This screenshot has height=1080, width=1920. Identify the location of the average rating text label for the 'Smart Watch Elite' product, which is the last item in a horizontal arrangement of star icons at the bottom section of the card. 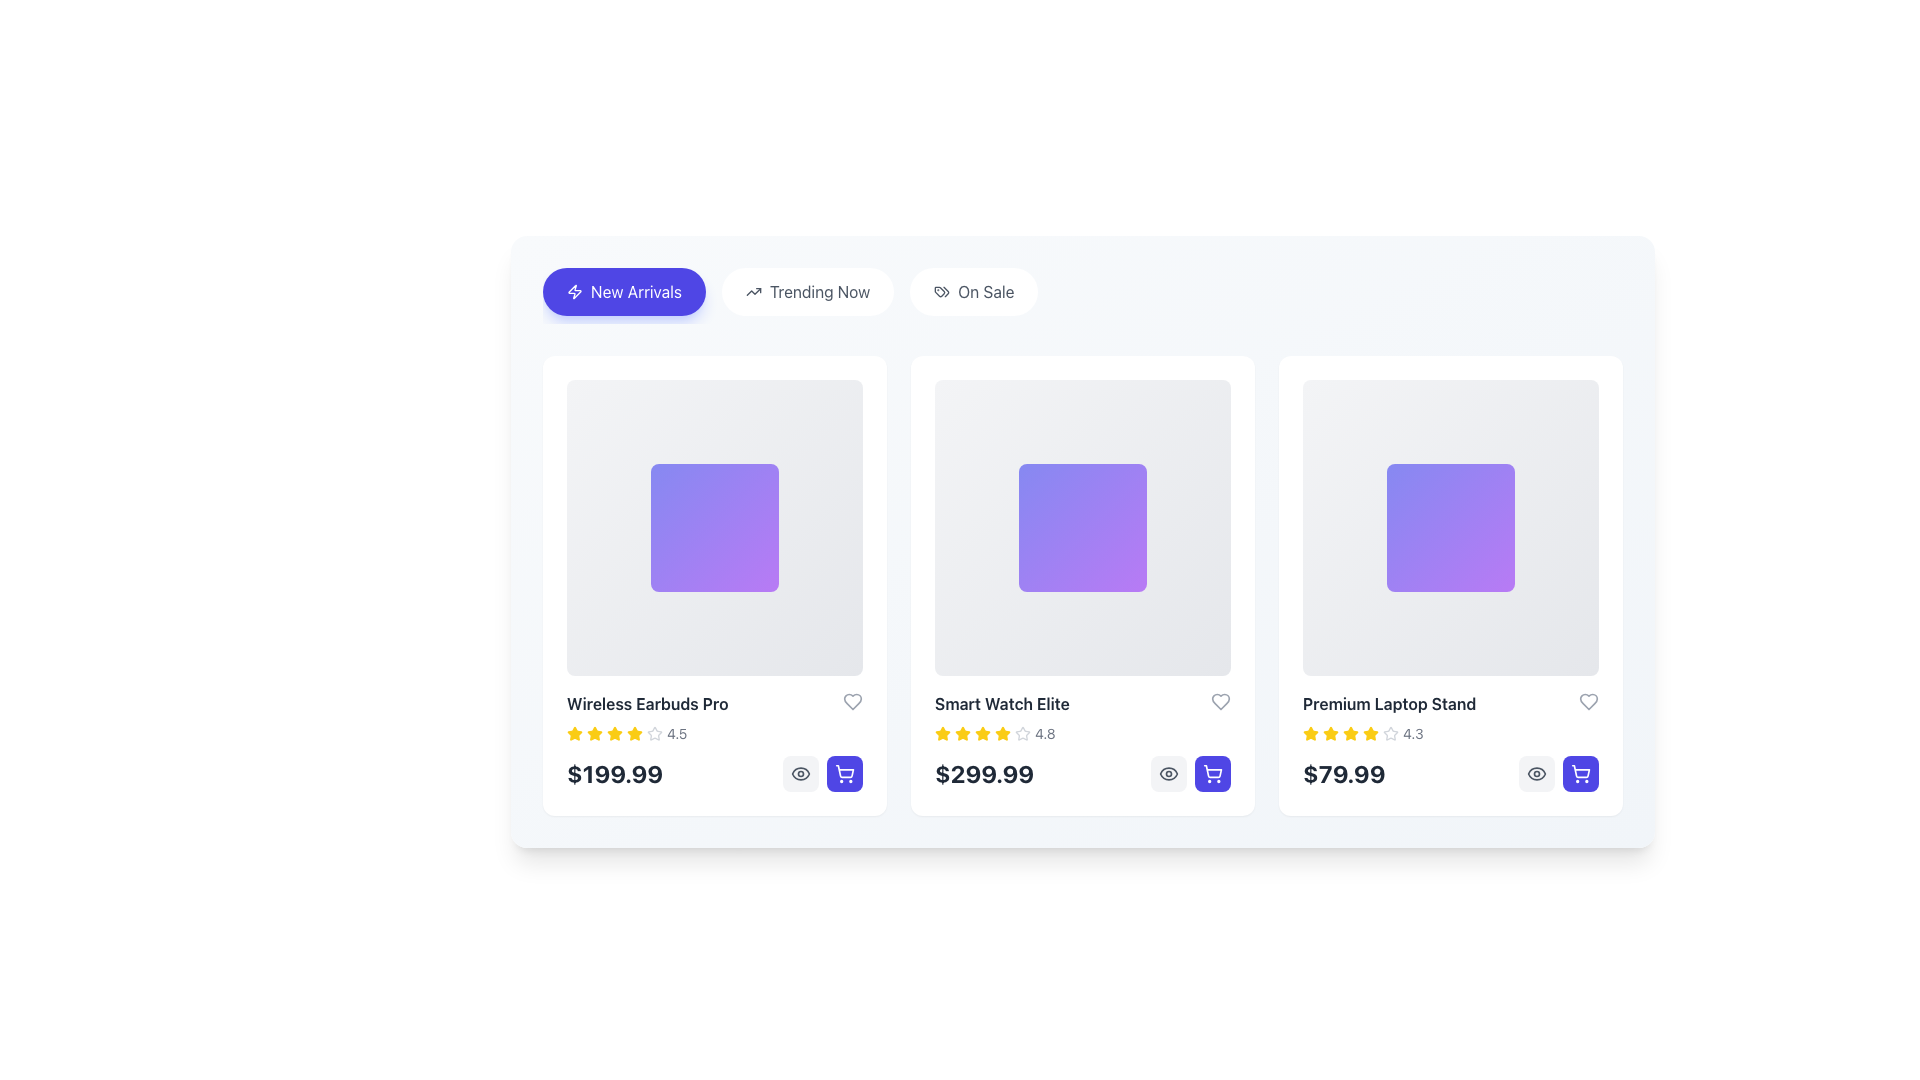
(1044, 733).